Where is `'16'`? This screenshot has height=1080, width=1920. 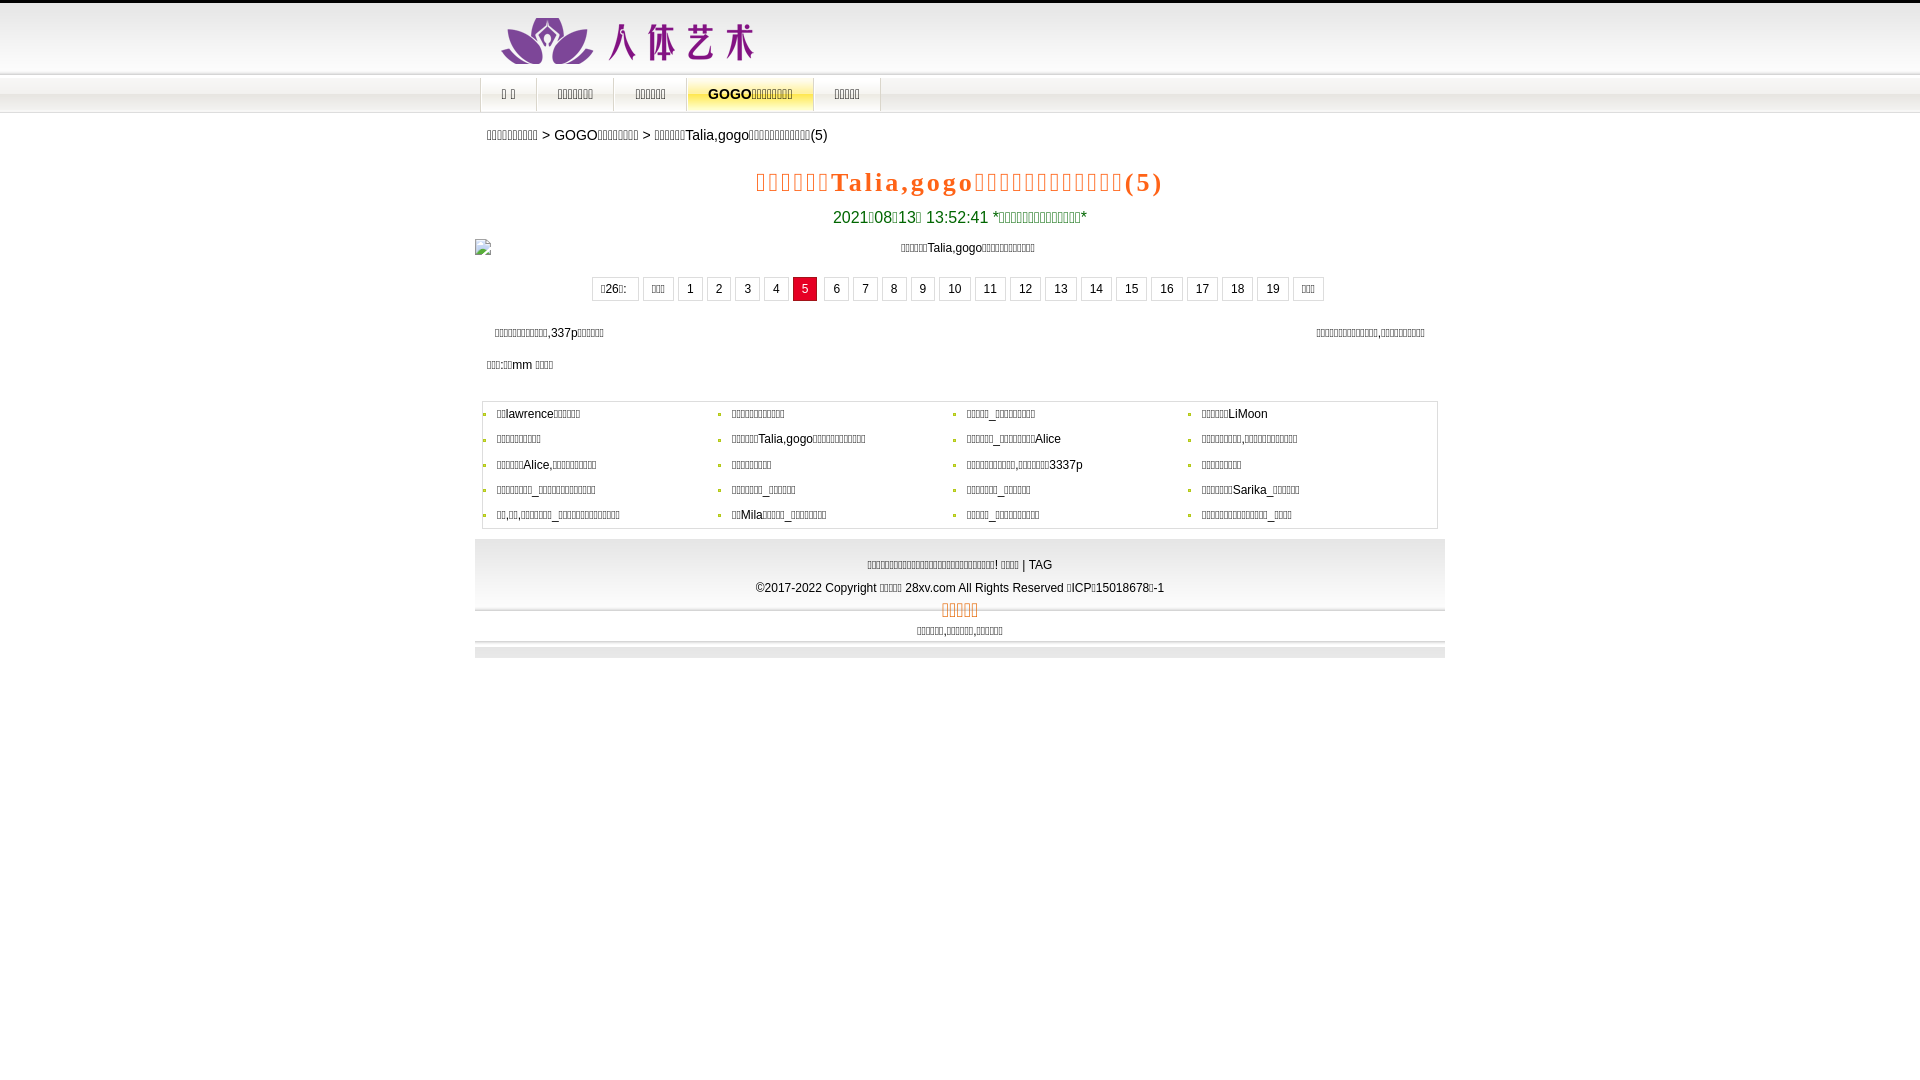
'16' is located at coordinates (1166, 289).